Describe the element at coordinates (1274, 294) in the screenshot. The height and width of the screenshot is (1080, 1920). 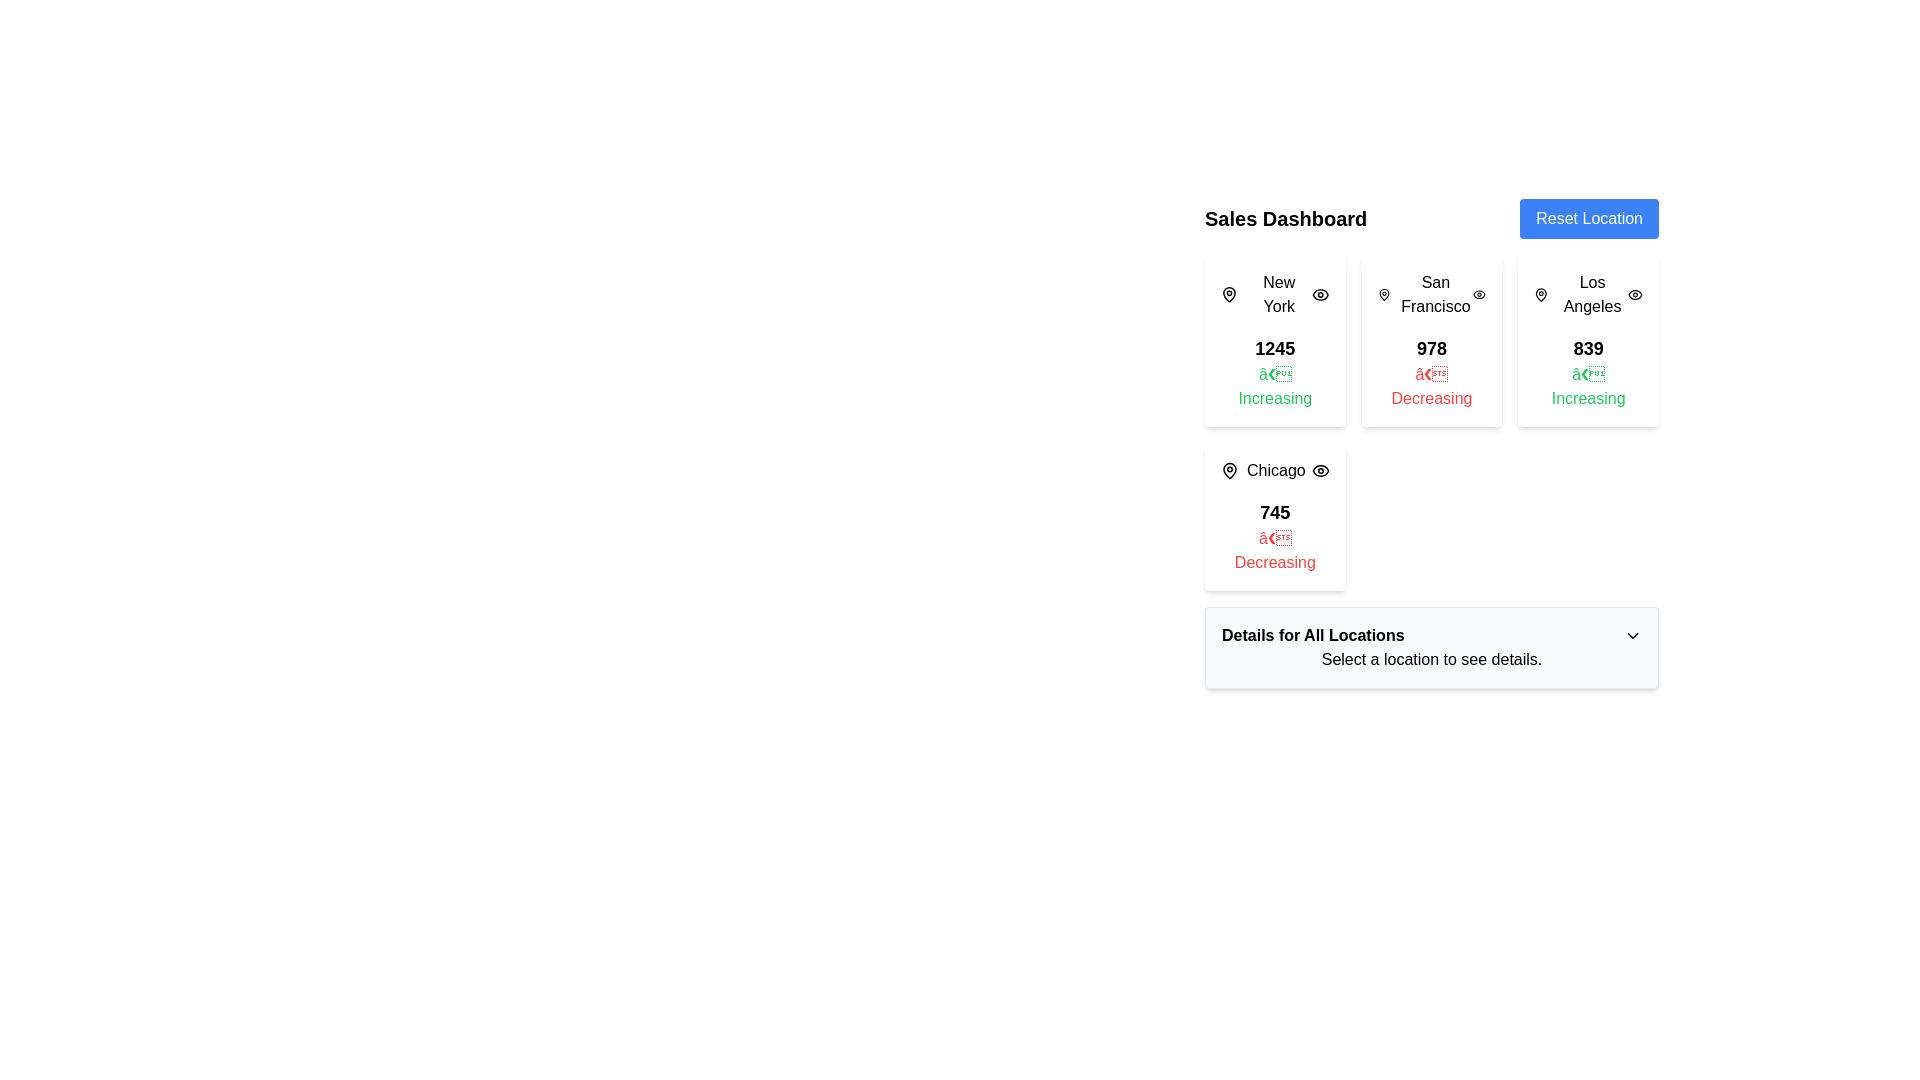
I see `the location marker icon on the left of the 'New York' text label` at that location.